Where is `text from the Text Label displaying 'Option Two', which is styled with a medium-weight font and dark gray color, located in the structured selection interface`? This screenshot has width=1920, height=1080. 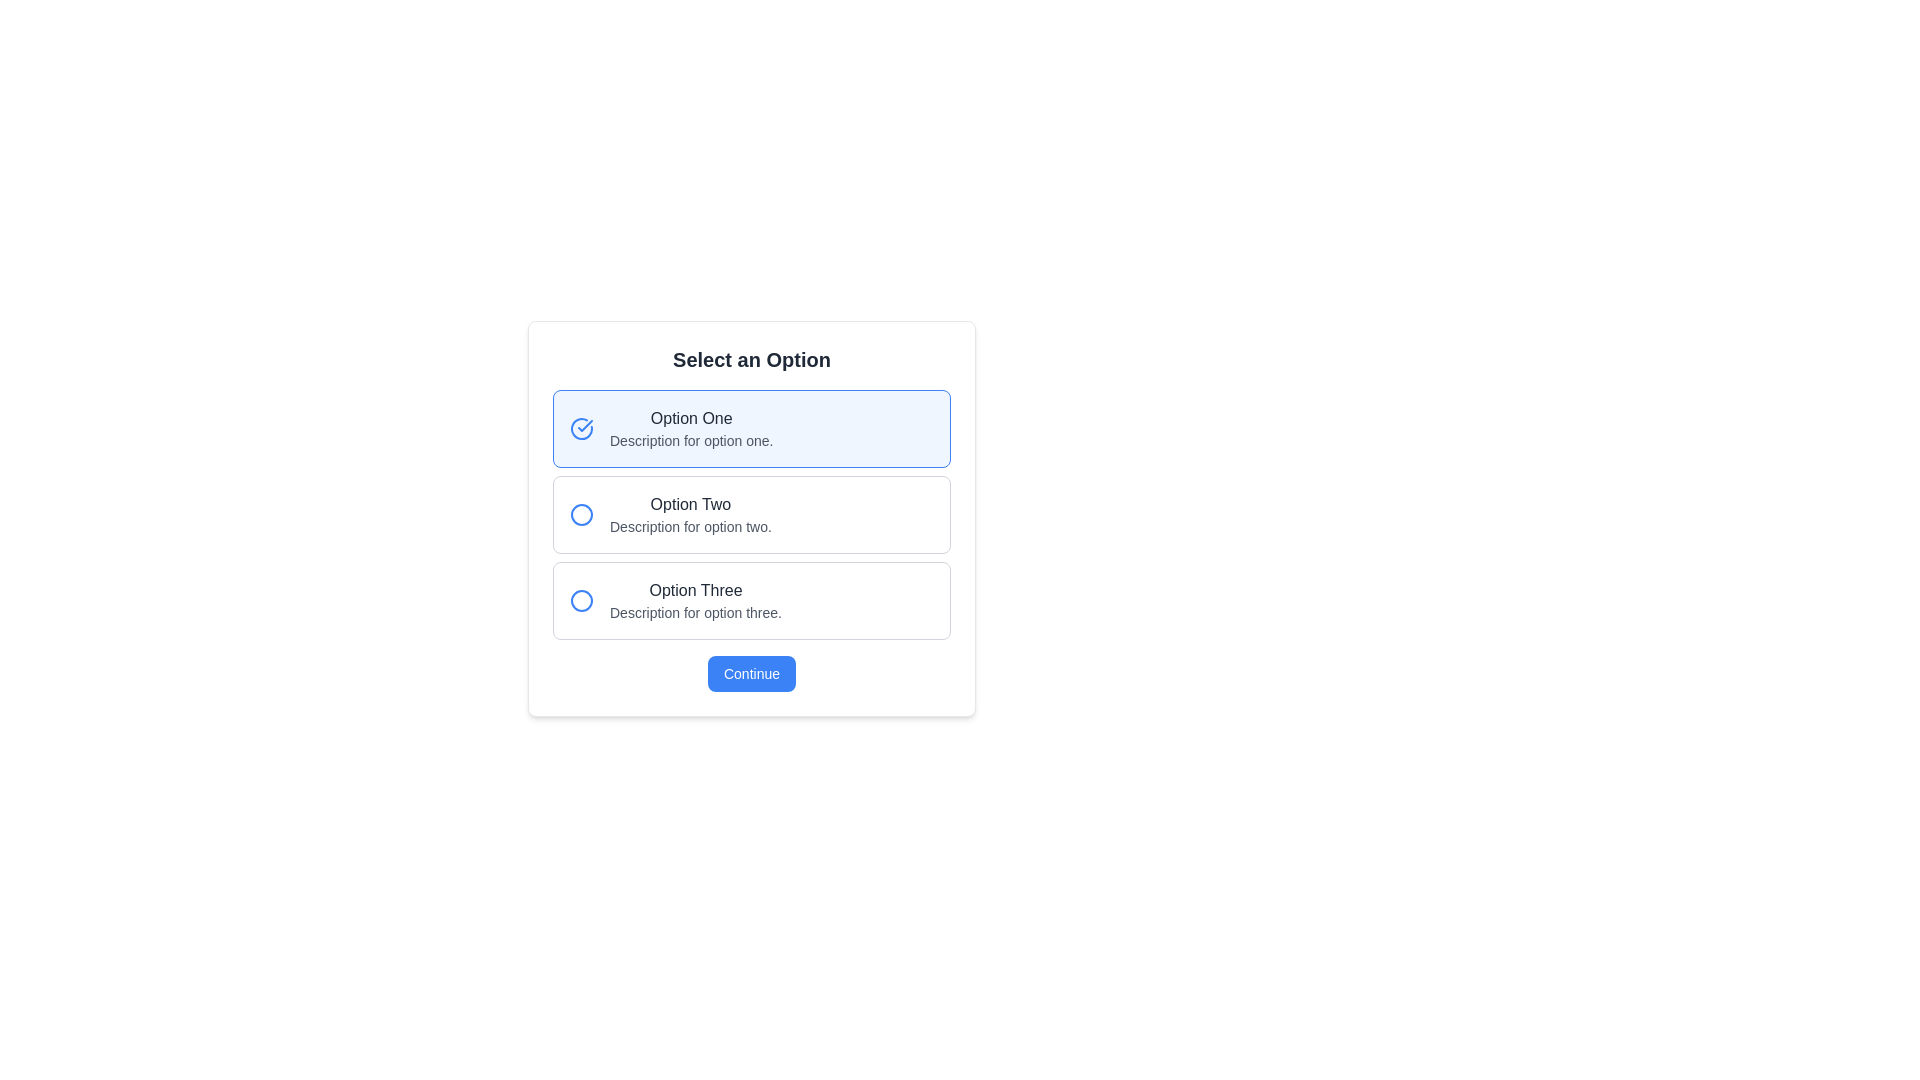
text from the Text Label displaying 'Option Two', which is styled with a medium-weight font and dark gray color, located in the structured selection interface is located at coordinates (691, 504).